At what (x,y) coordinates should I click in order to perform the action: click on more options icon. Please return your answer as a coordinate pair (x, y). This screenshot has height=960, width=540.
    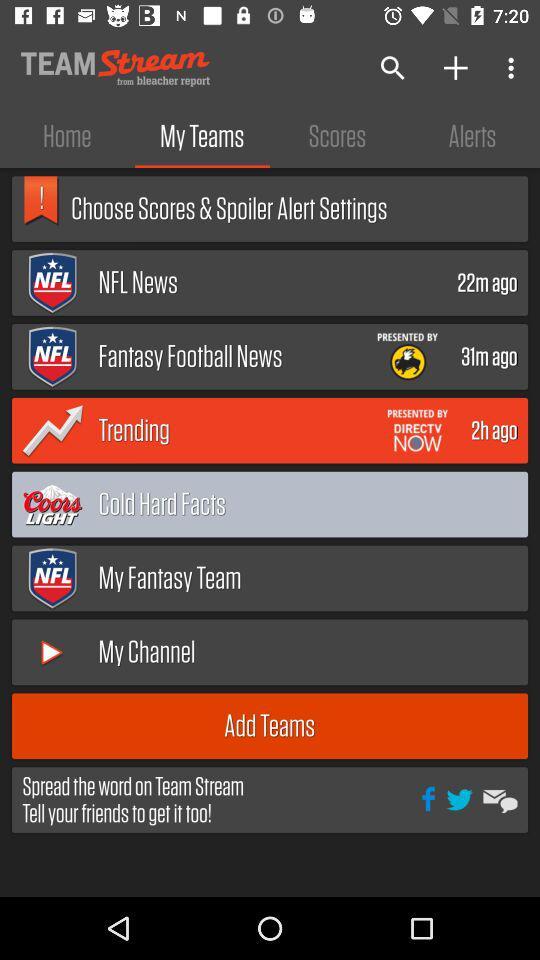
    Looking at the image, I should click on (514, 68).